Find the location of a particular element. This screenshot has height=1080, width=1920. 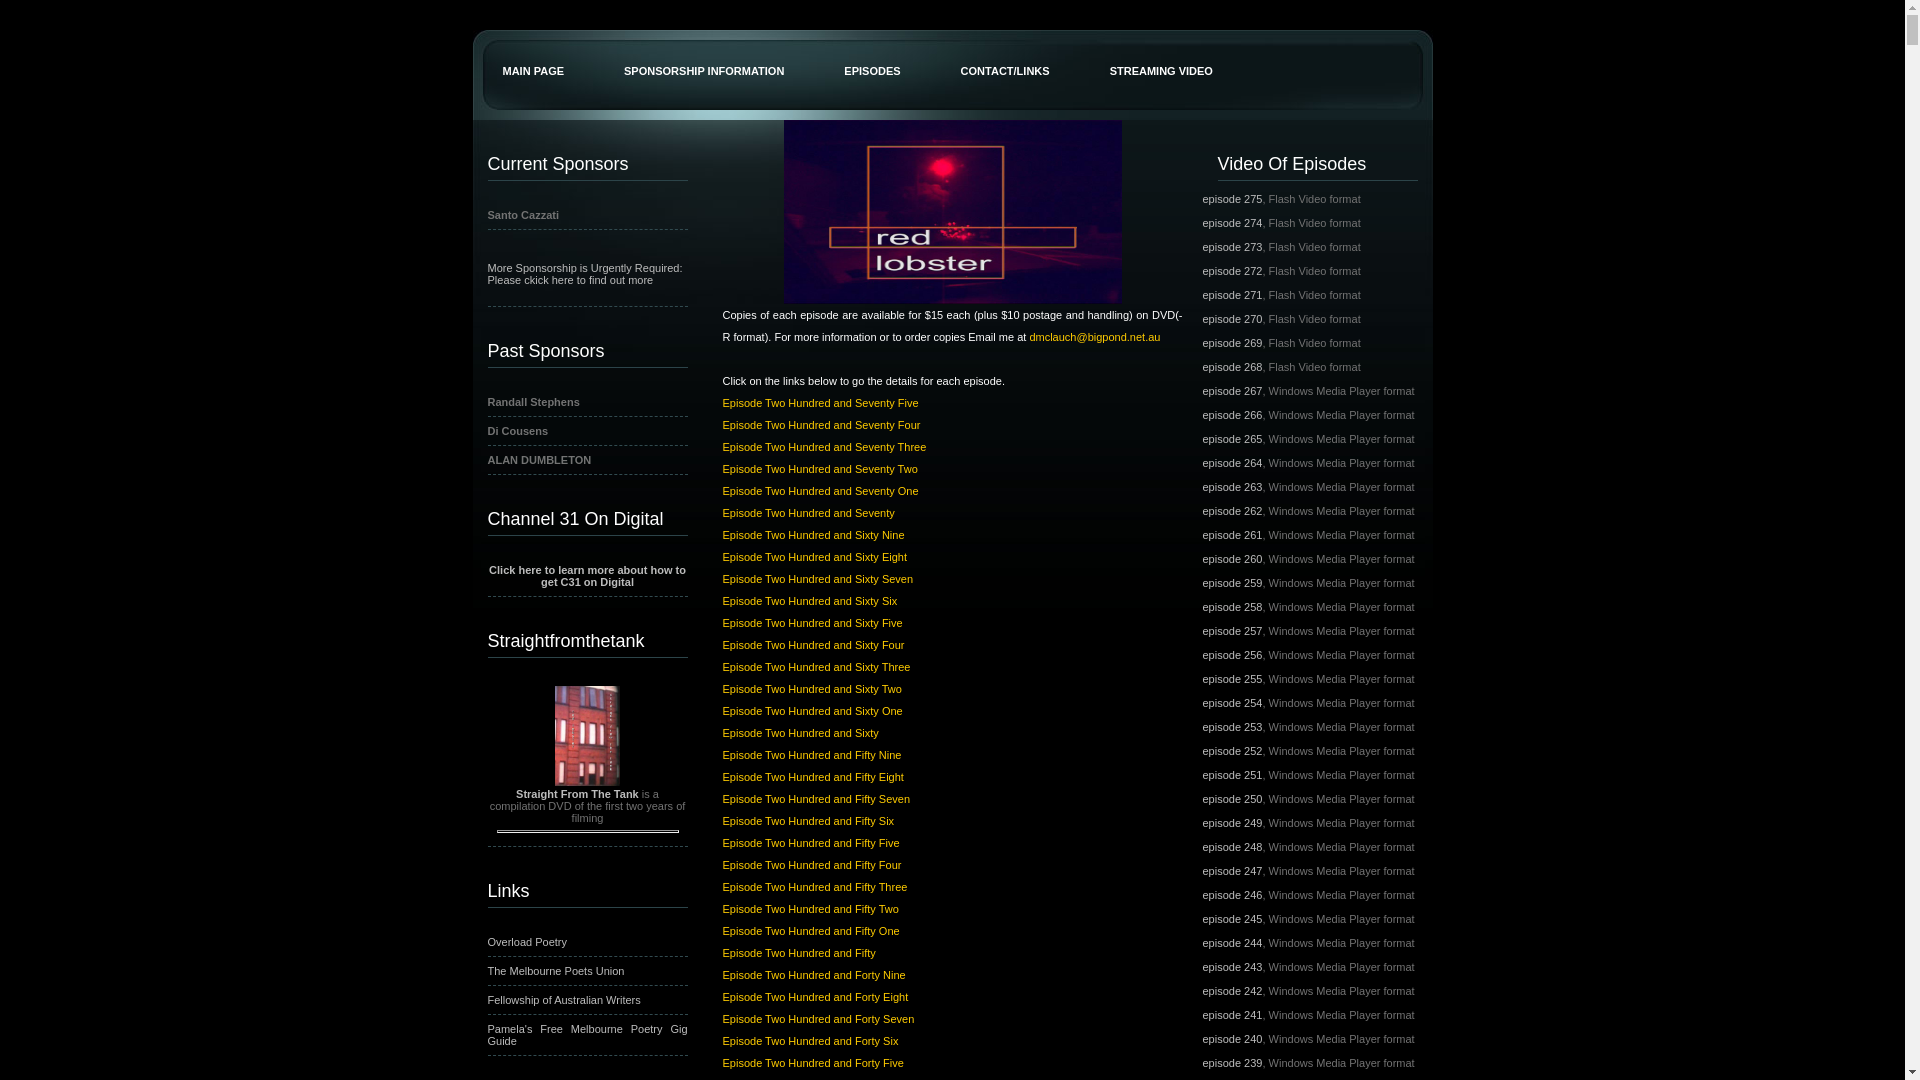

'episode 252' is located at coordinates (1231, 751).